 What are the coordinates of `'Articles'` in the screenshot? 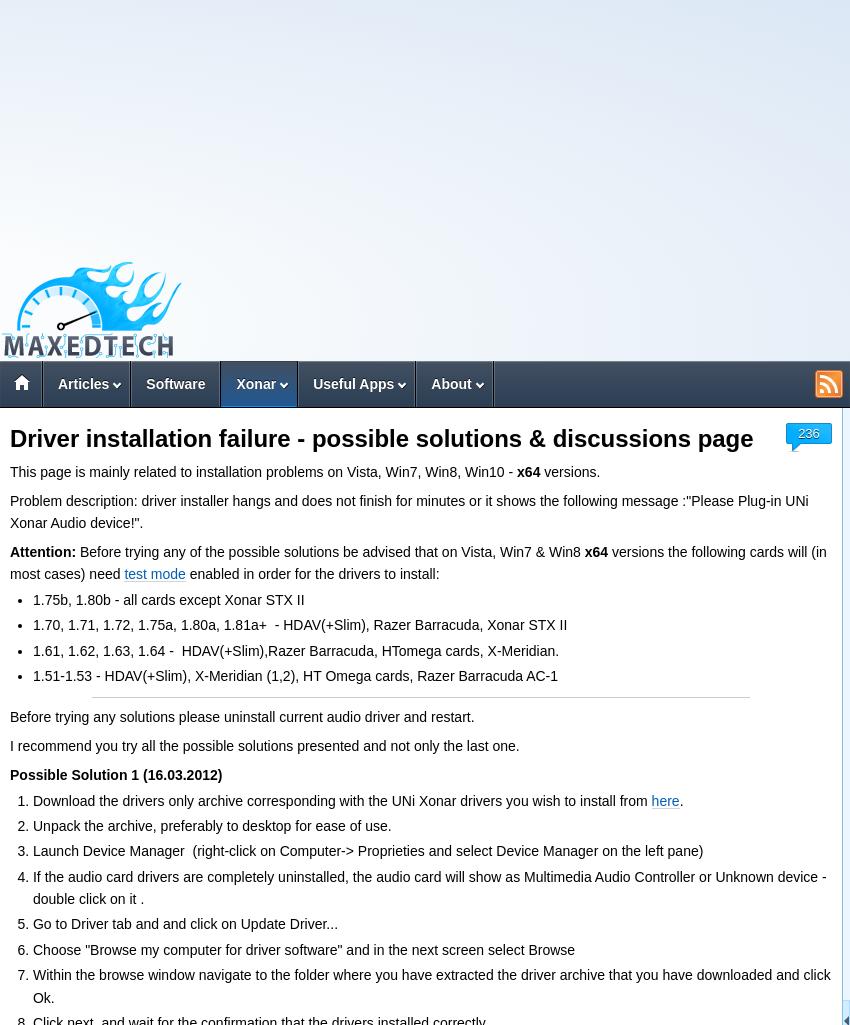 It's located at (83, 383).